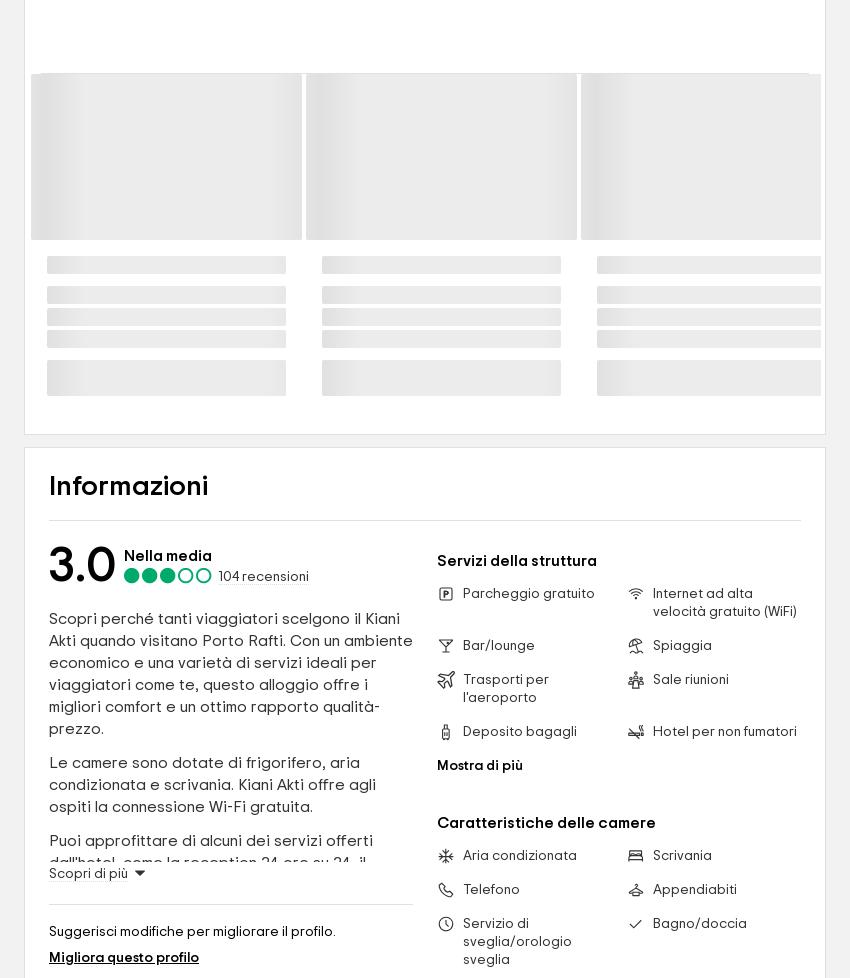 This screenshot has height=978, width=850. I want to click on 'Aria condizionata', so click(461, 855).